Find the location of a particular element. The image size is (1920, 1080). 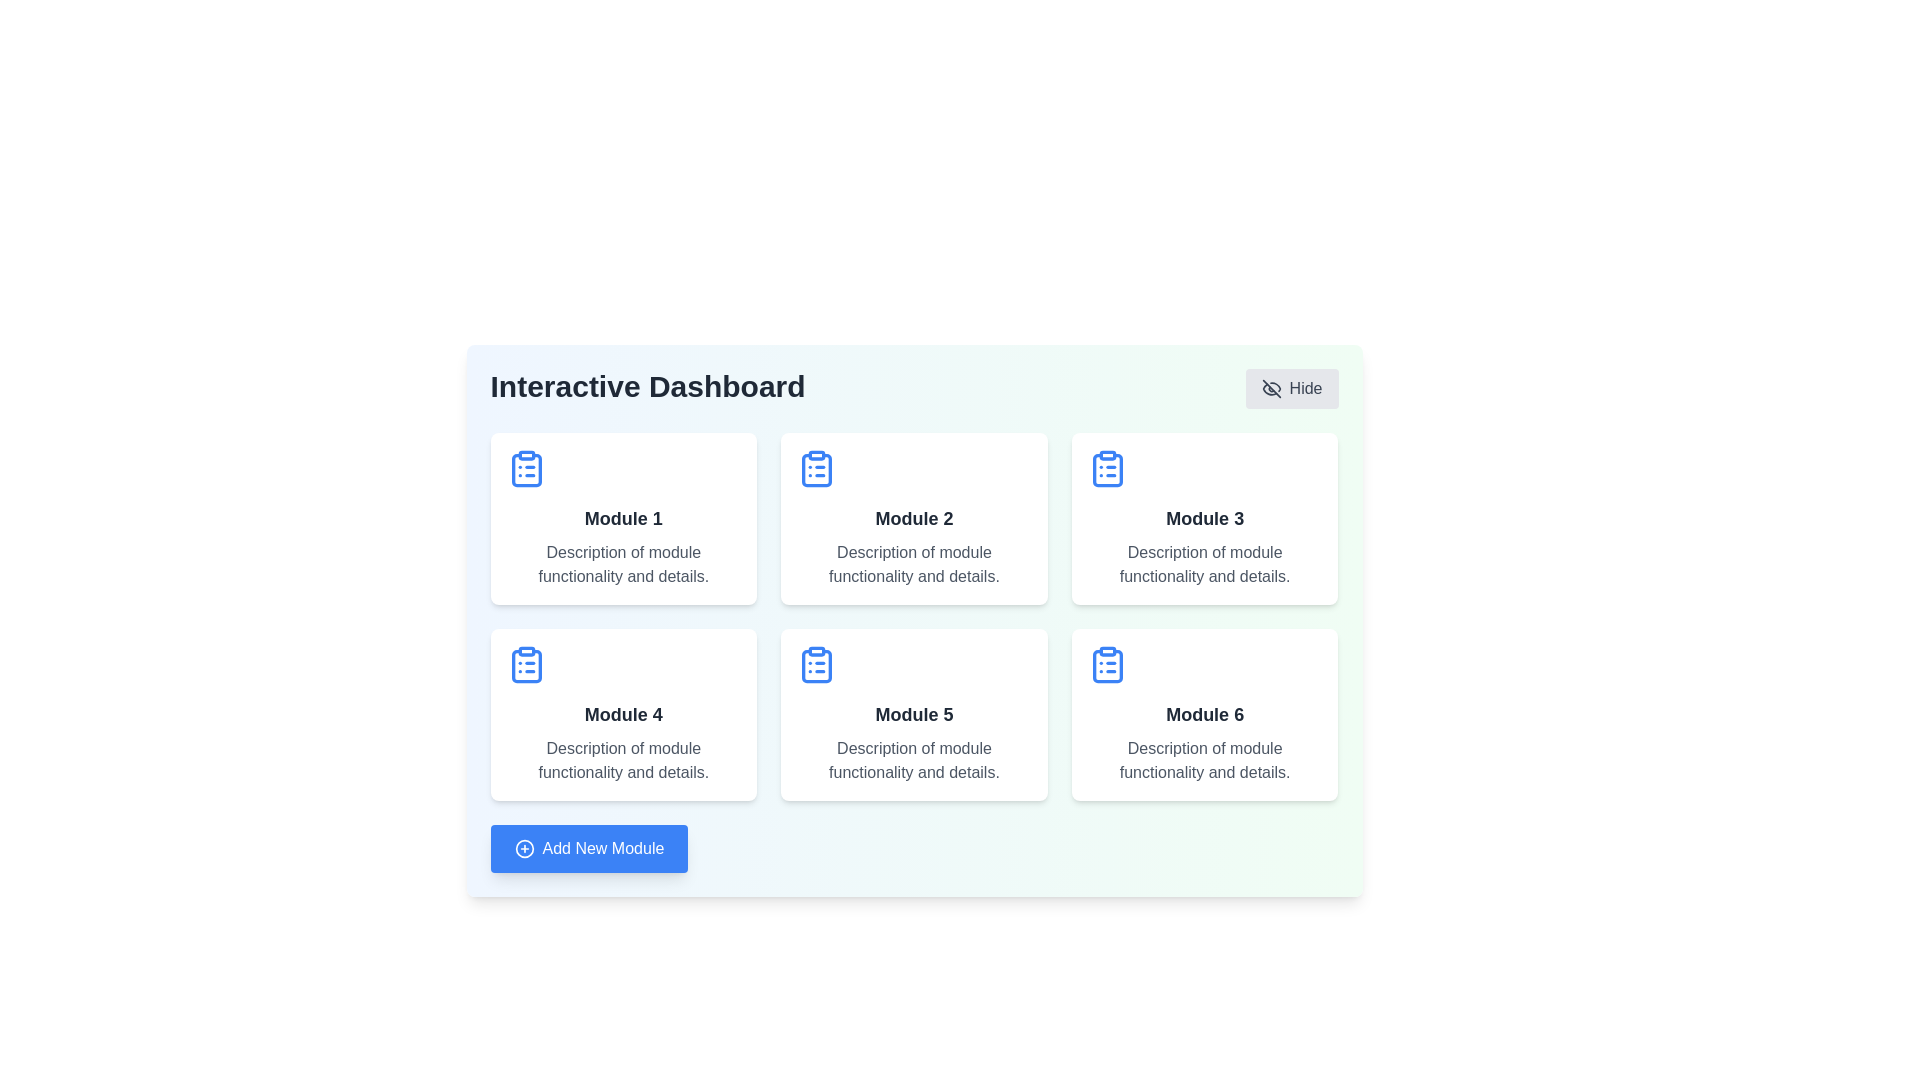

the text label reading 'Module 1', which is styled with a bold font and larger size, located in the first row and first column of the grid layout, positioned between an icon above and descriptive text below is located at coordinates (622, 518).